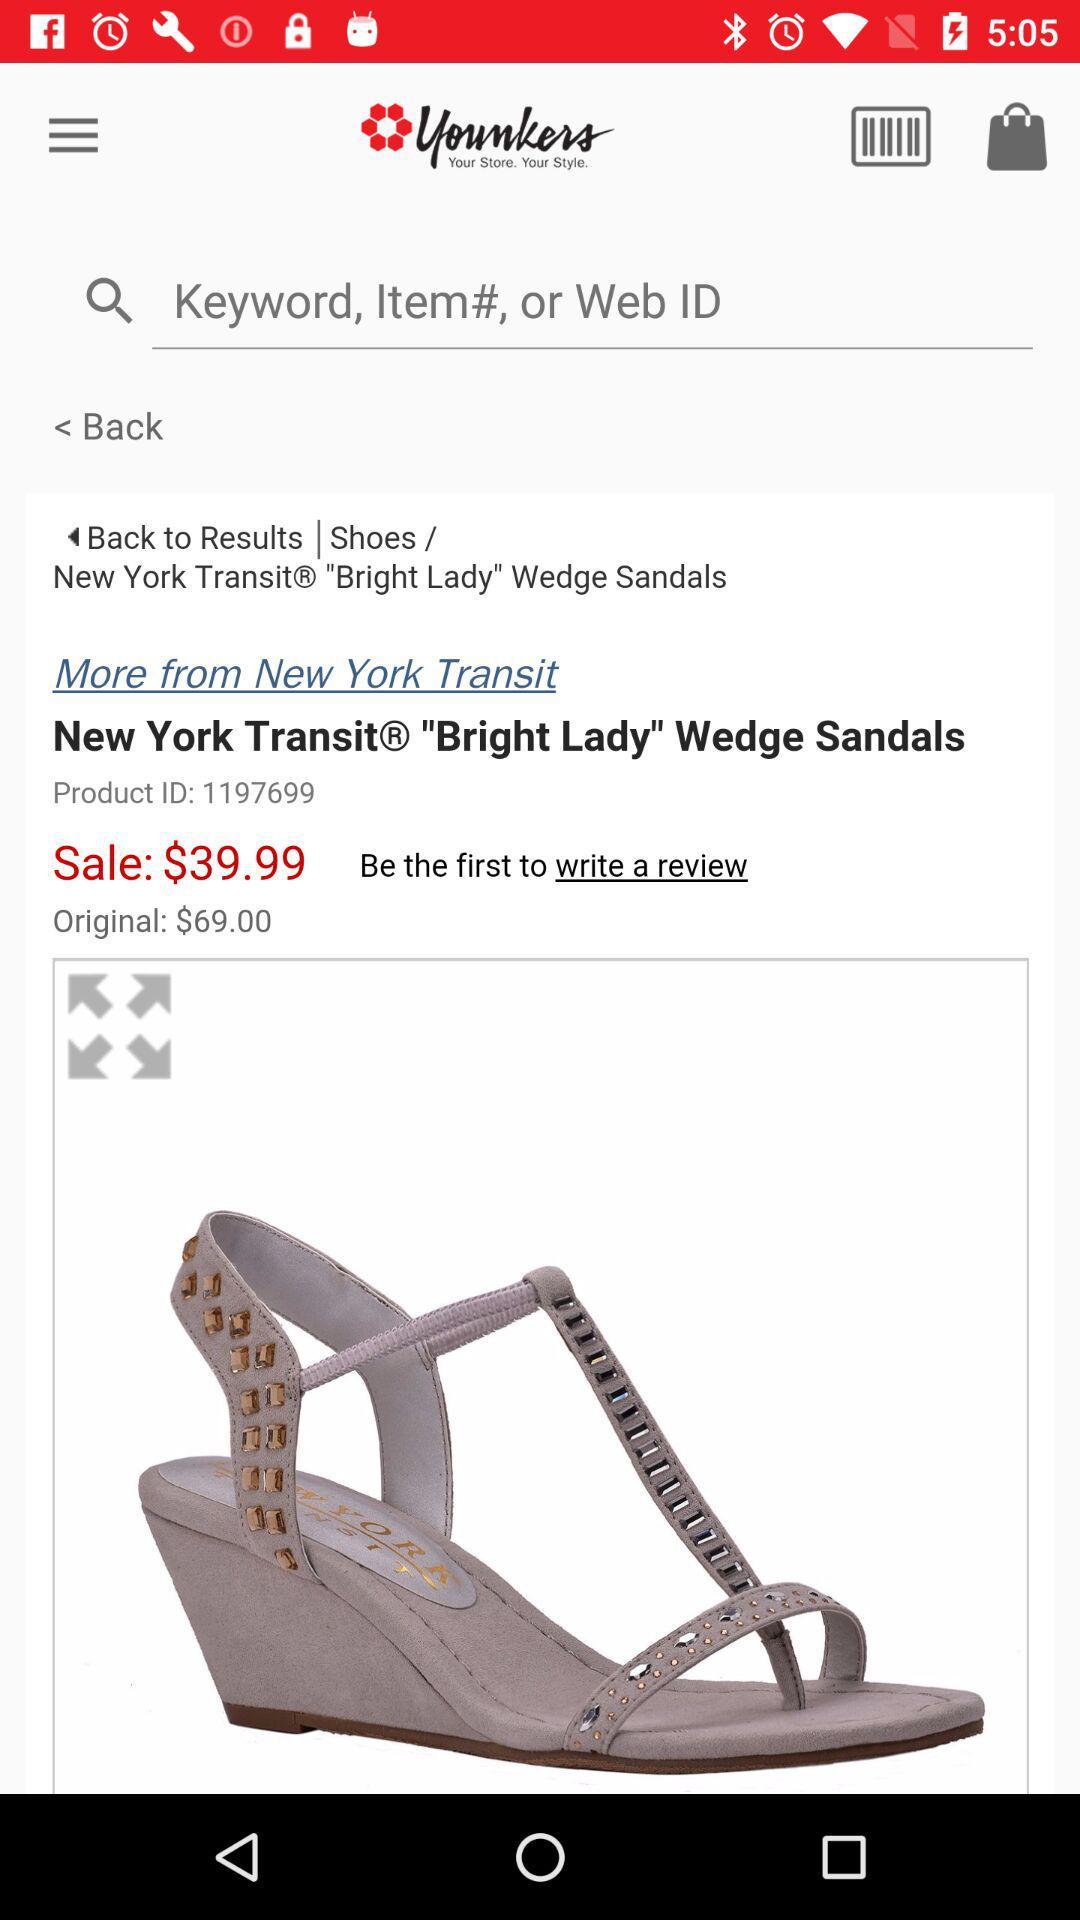 The width and height of the screenshot is (1080, 1920). What do you see at coordinates (487, 135) in the screenshot?
I see `home` at bounding box center [487, 135].